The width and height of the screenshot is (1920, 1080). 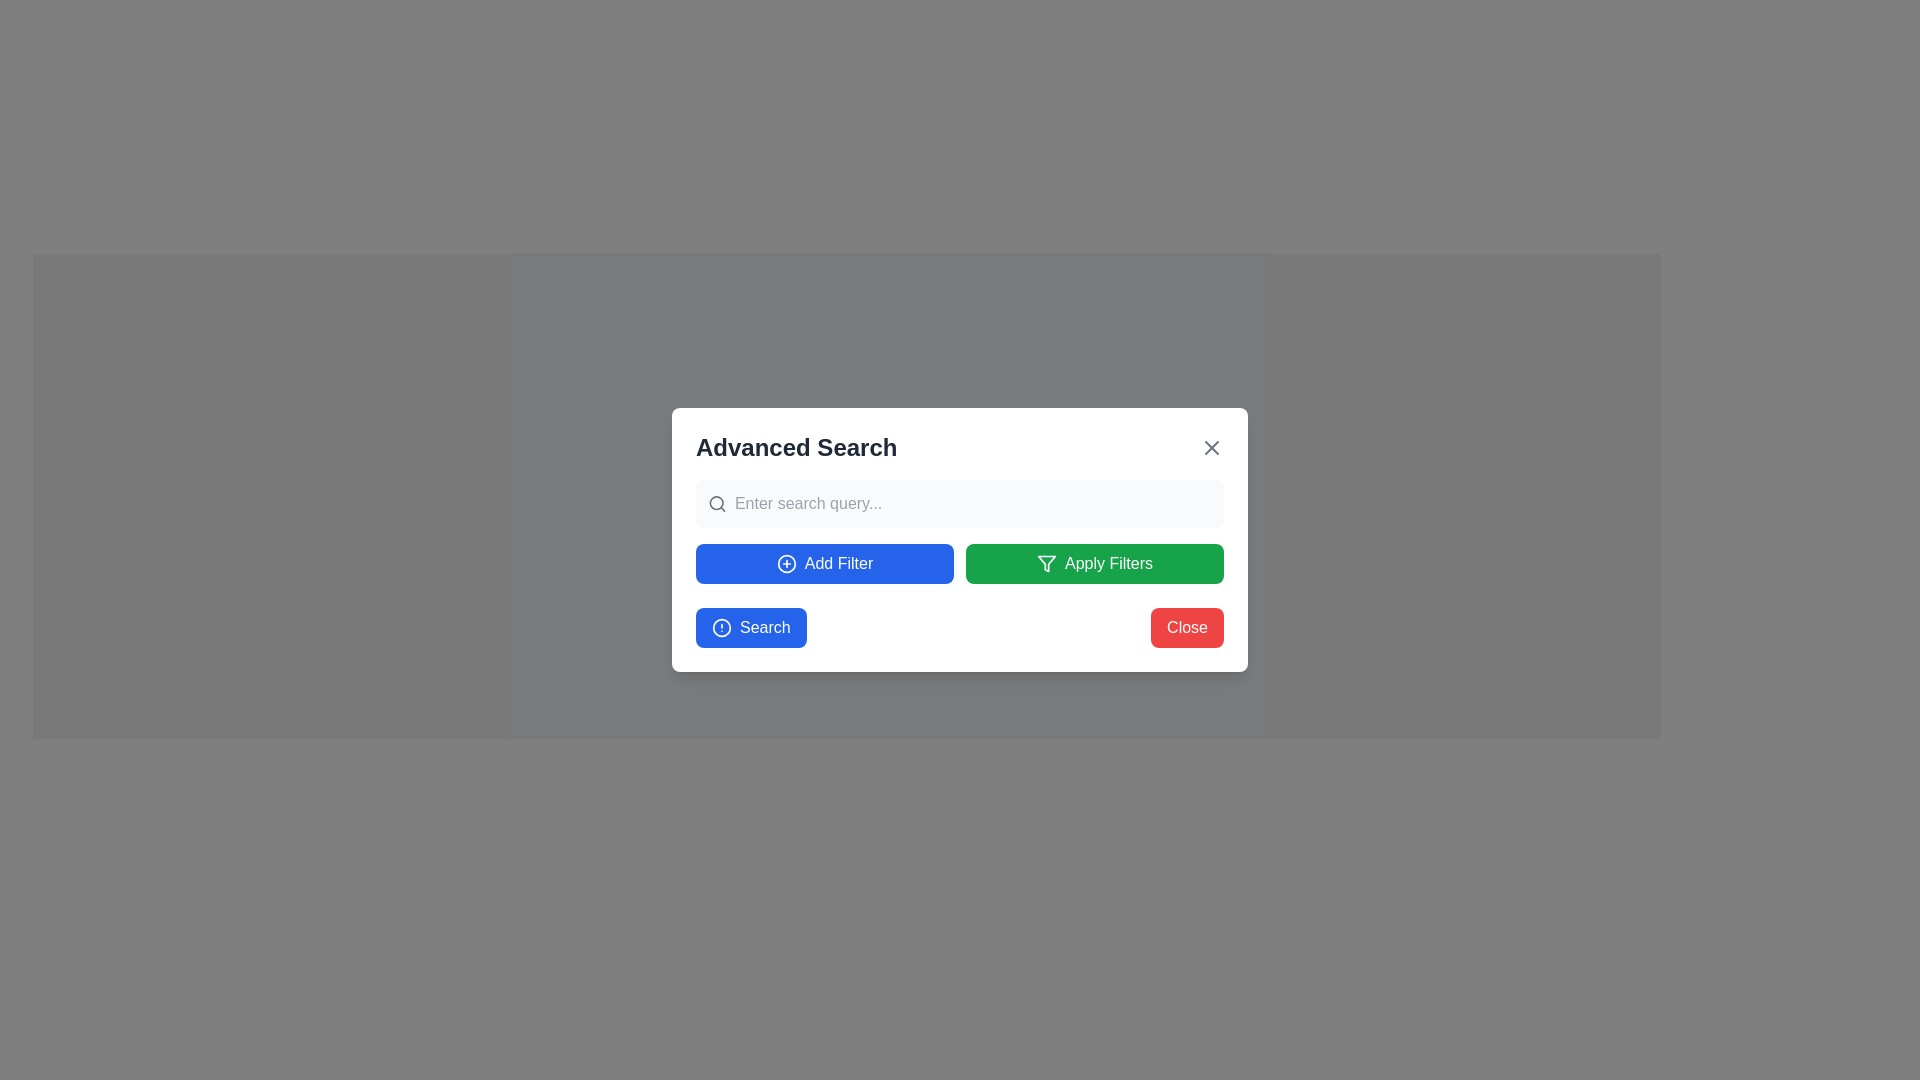 What do you see at coordinates (717, 503) in the screenshot?
I see `the search icon located to the left of the search input field below the 'Advanced Search' title to invoke a search action or focus on the input field` at bounding box center [717, 503].